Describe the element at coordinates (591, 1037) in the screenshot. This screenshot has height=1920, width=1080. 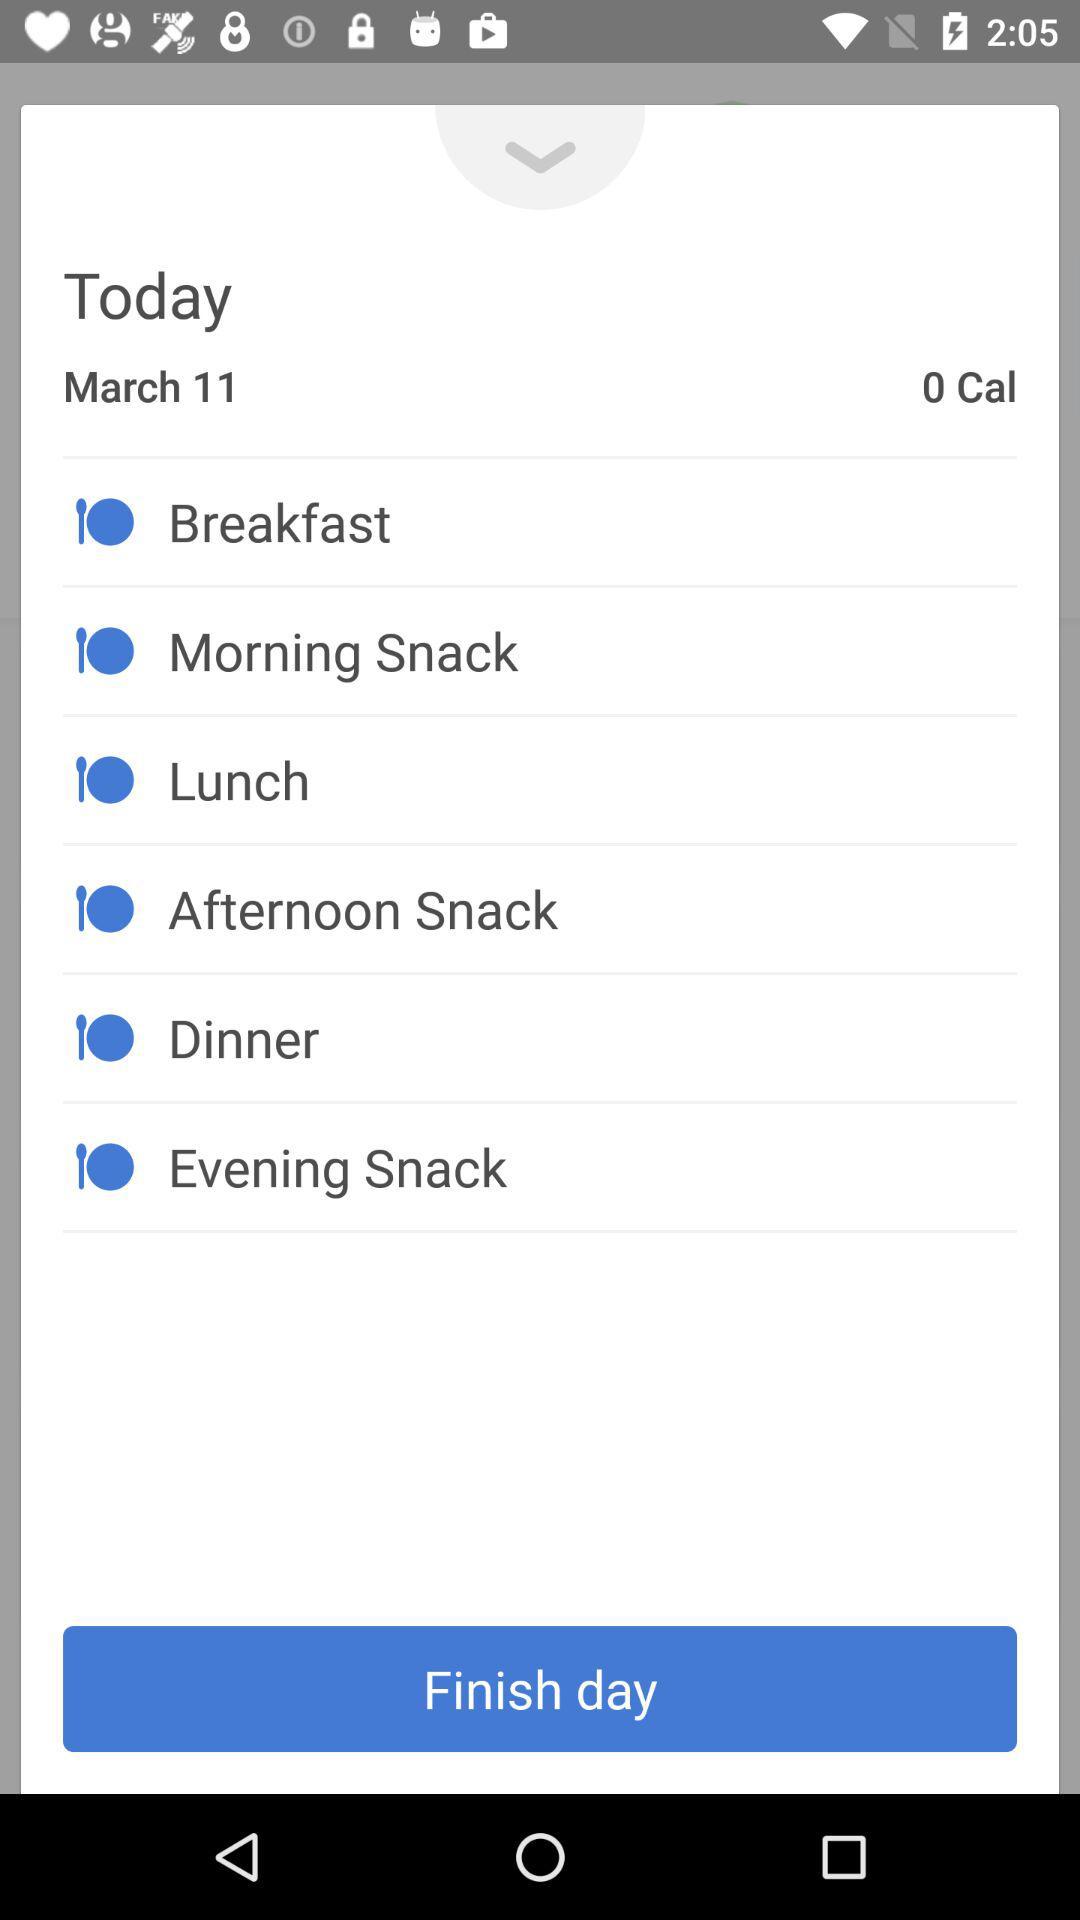
I see `dinner item` at that location.